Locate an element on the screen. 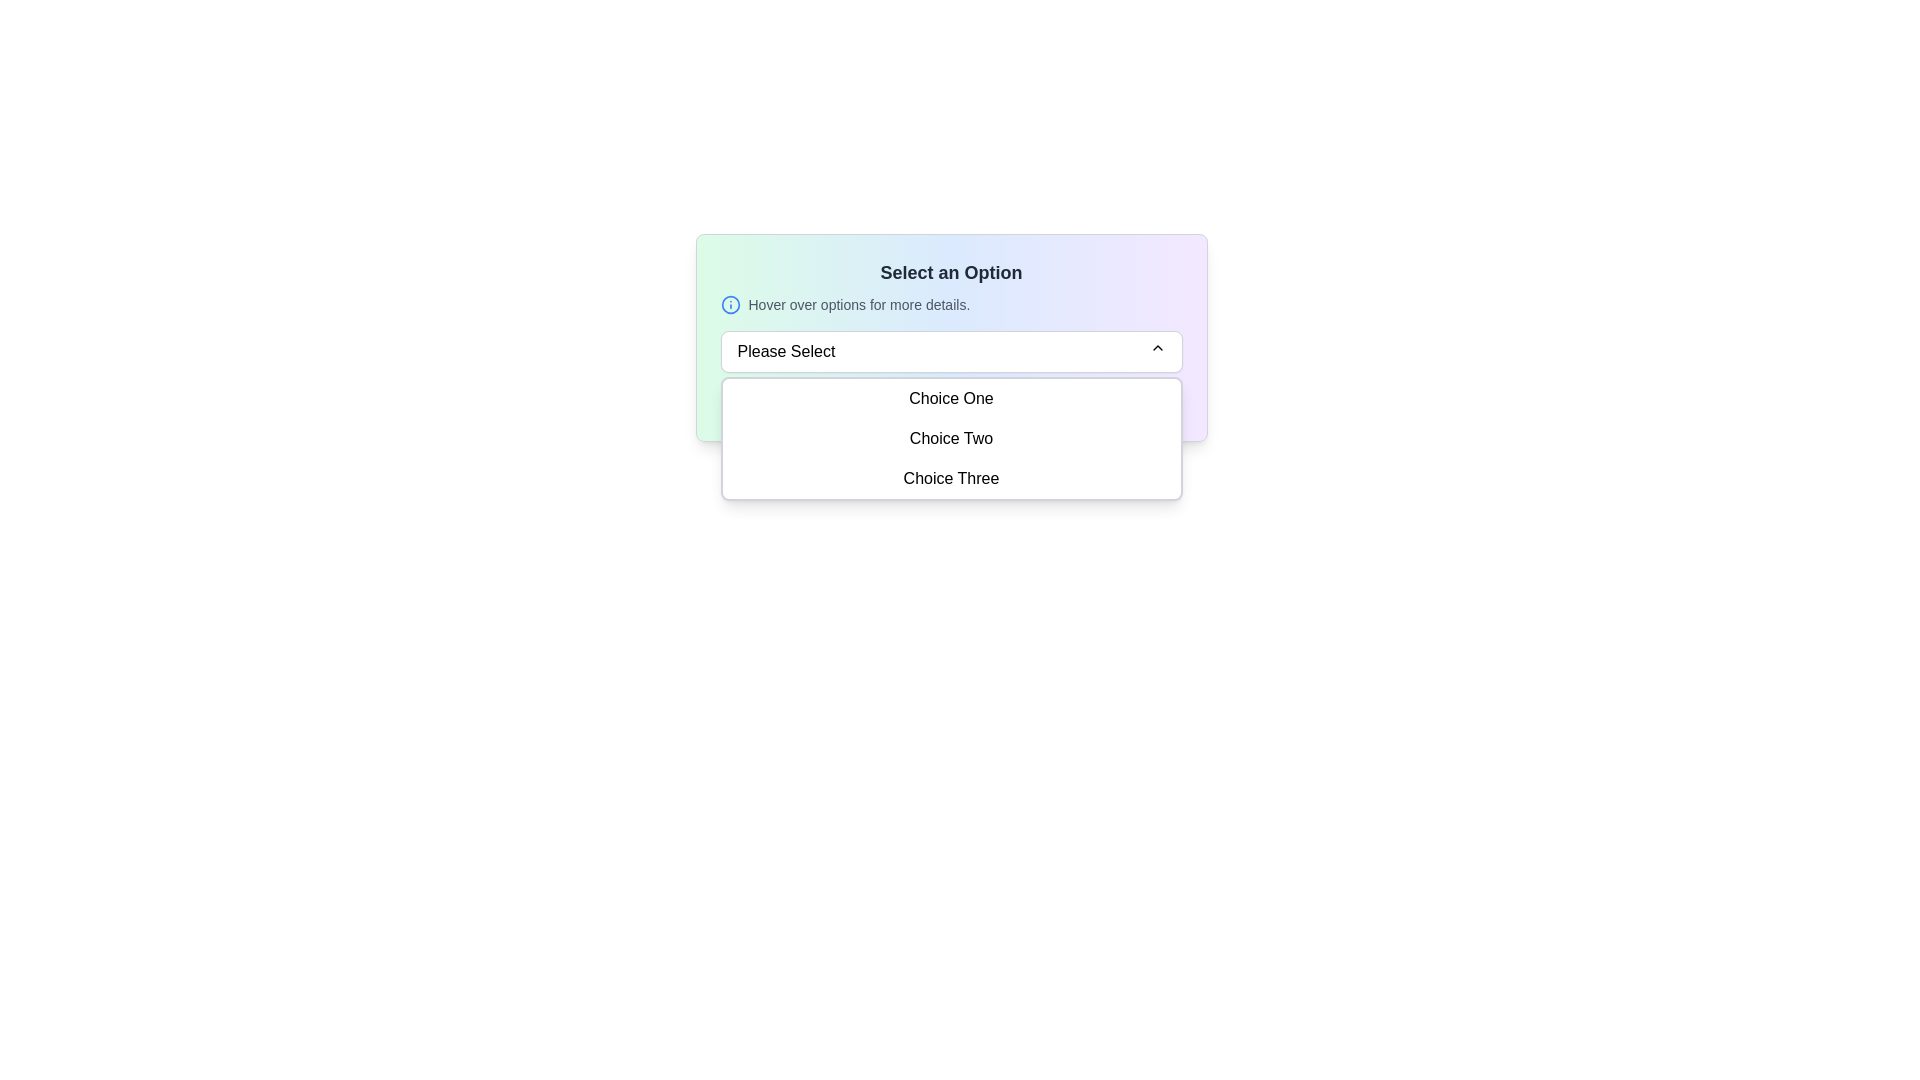 Image resolution: width=1920 pixels, height=1080 pixels. the dropdown menu option labeled 'Choice Three' is located at coordinates (950, 478).